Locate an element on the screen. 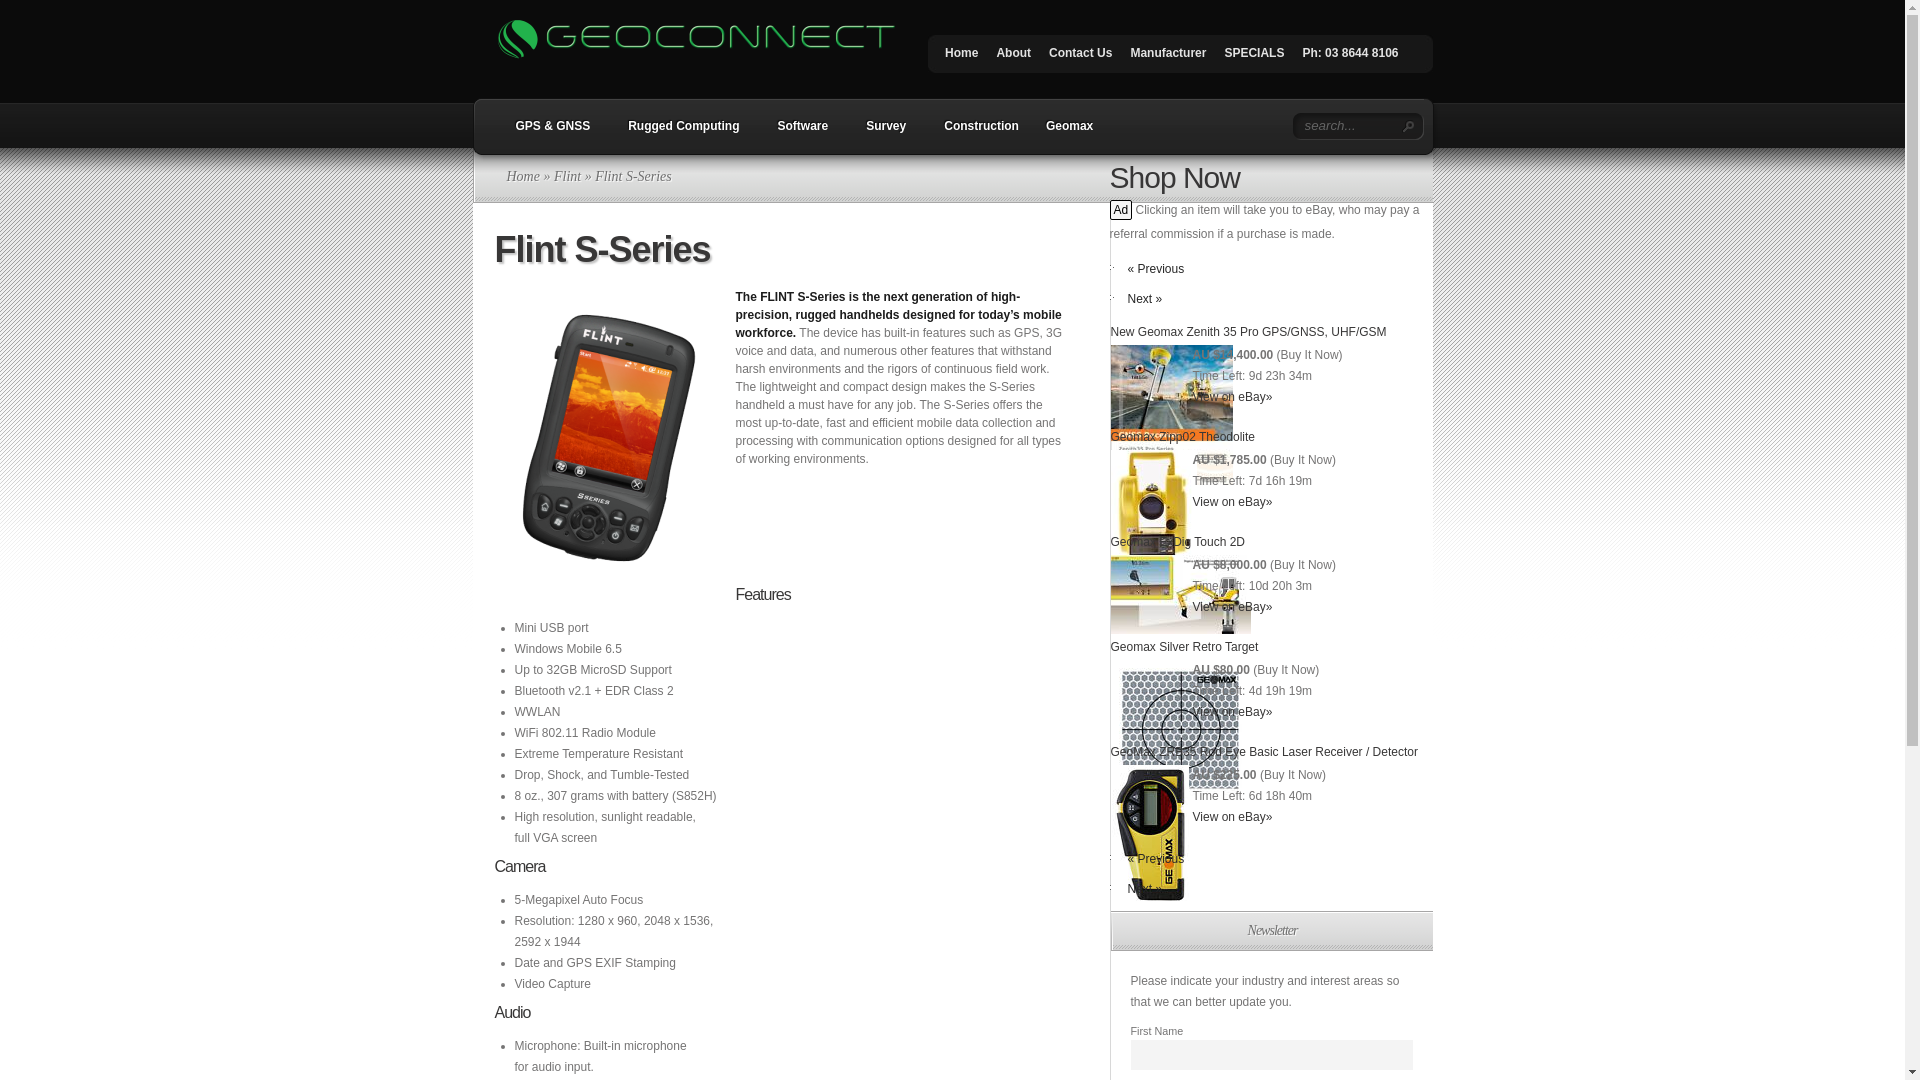  'Ph: 03 8644 8106' is located at coordinates (1349, 56).